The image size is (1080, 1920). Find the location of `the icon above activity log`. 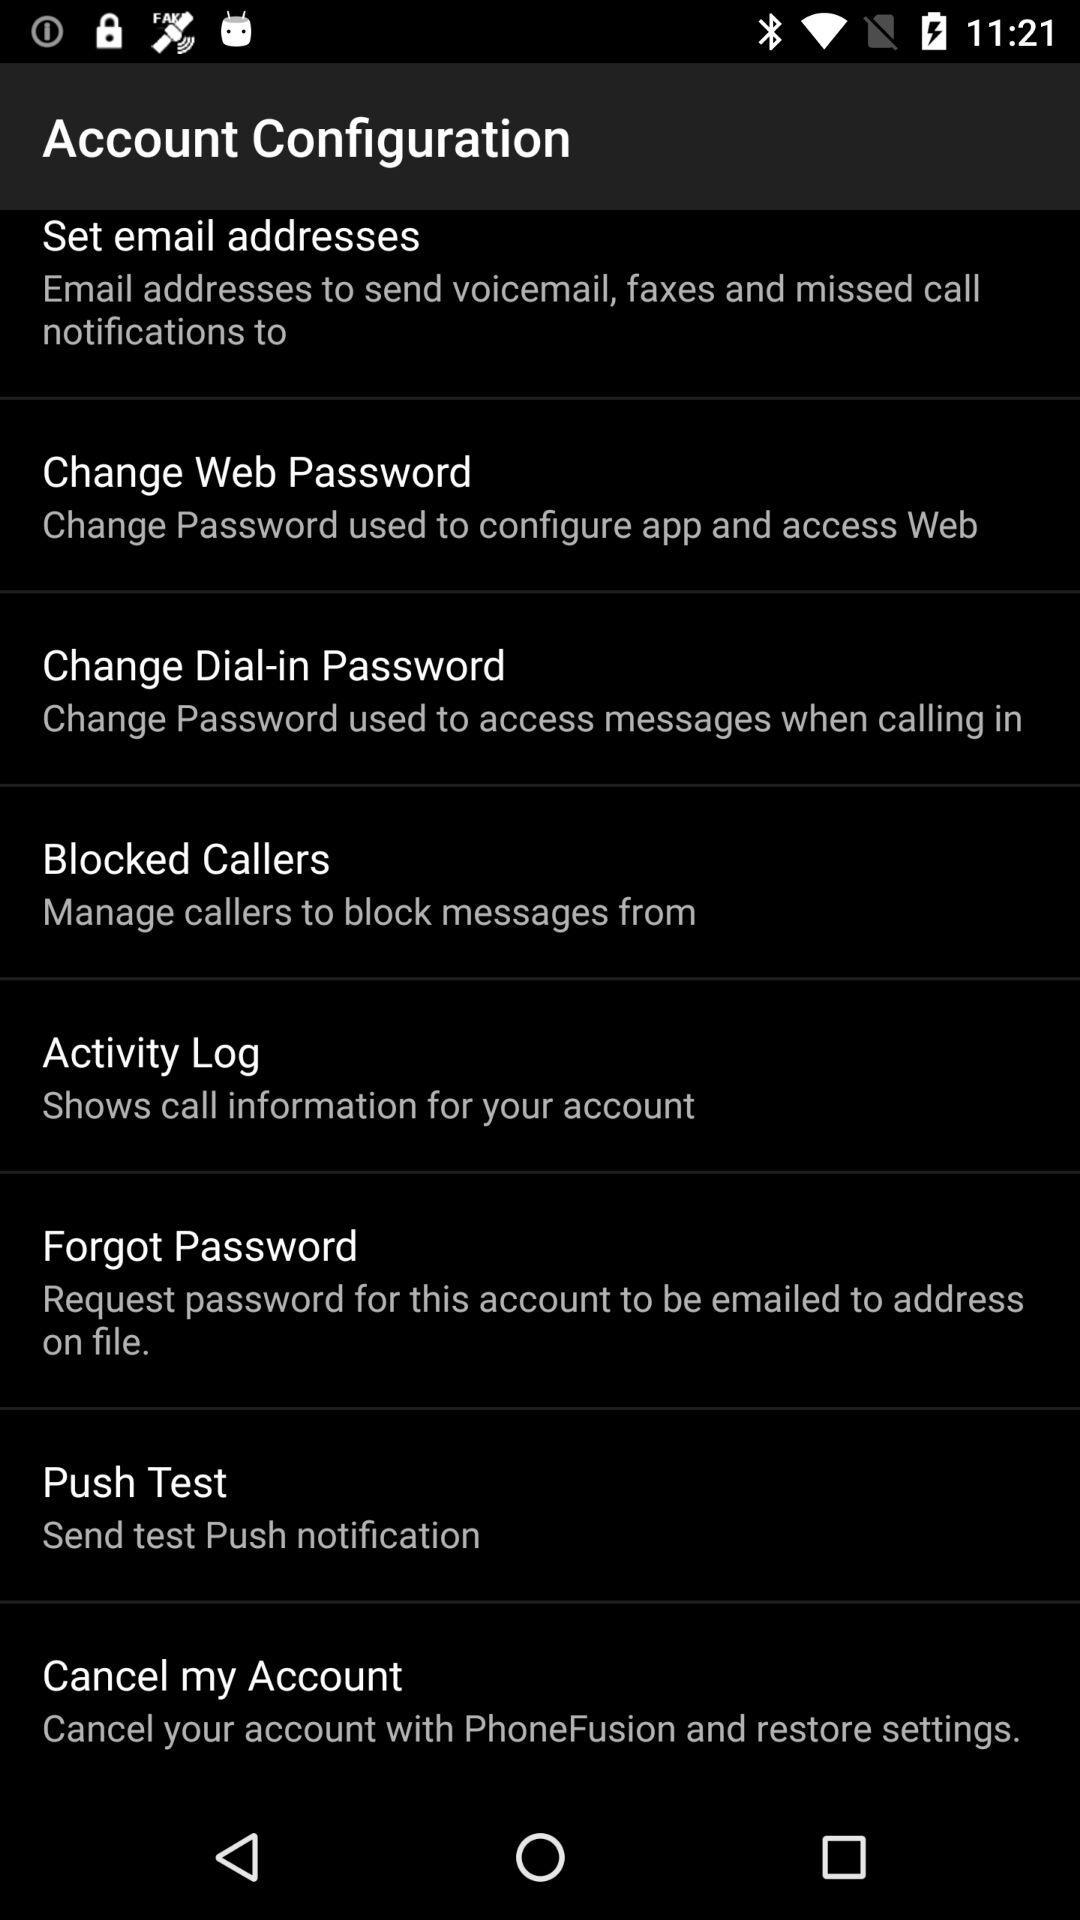

the icon above activity log is located at coordinates (369, 909).